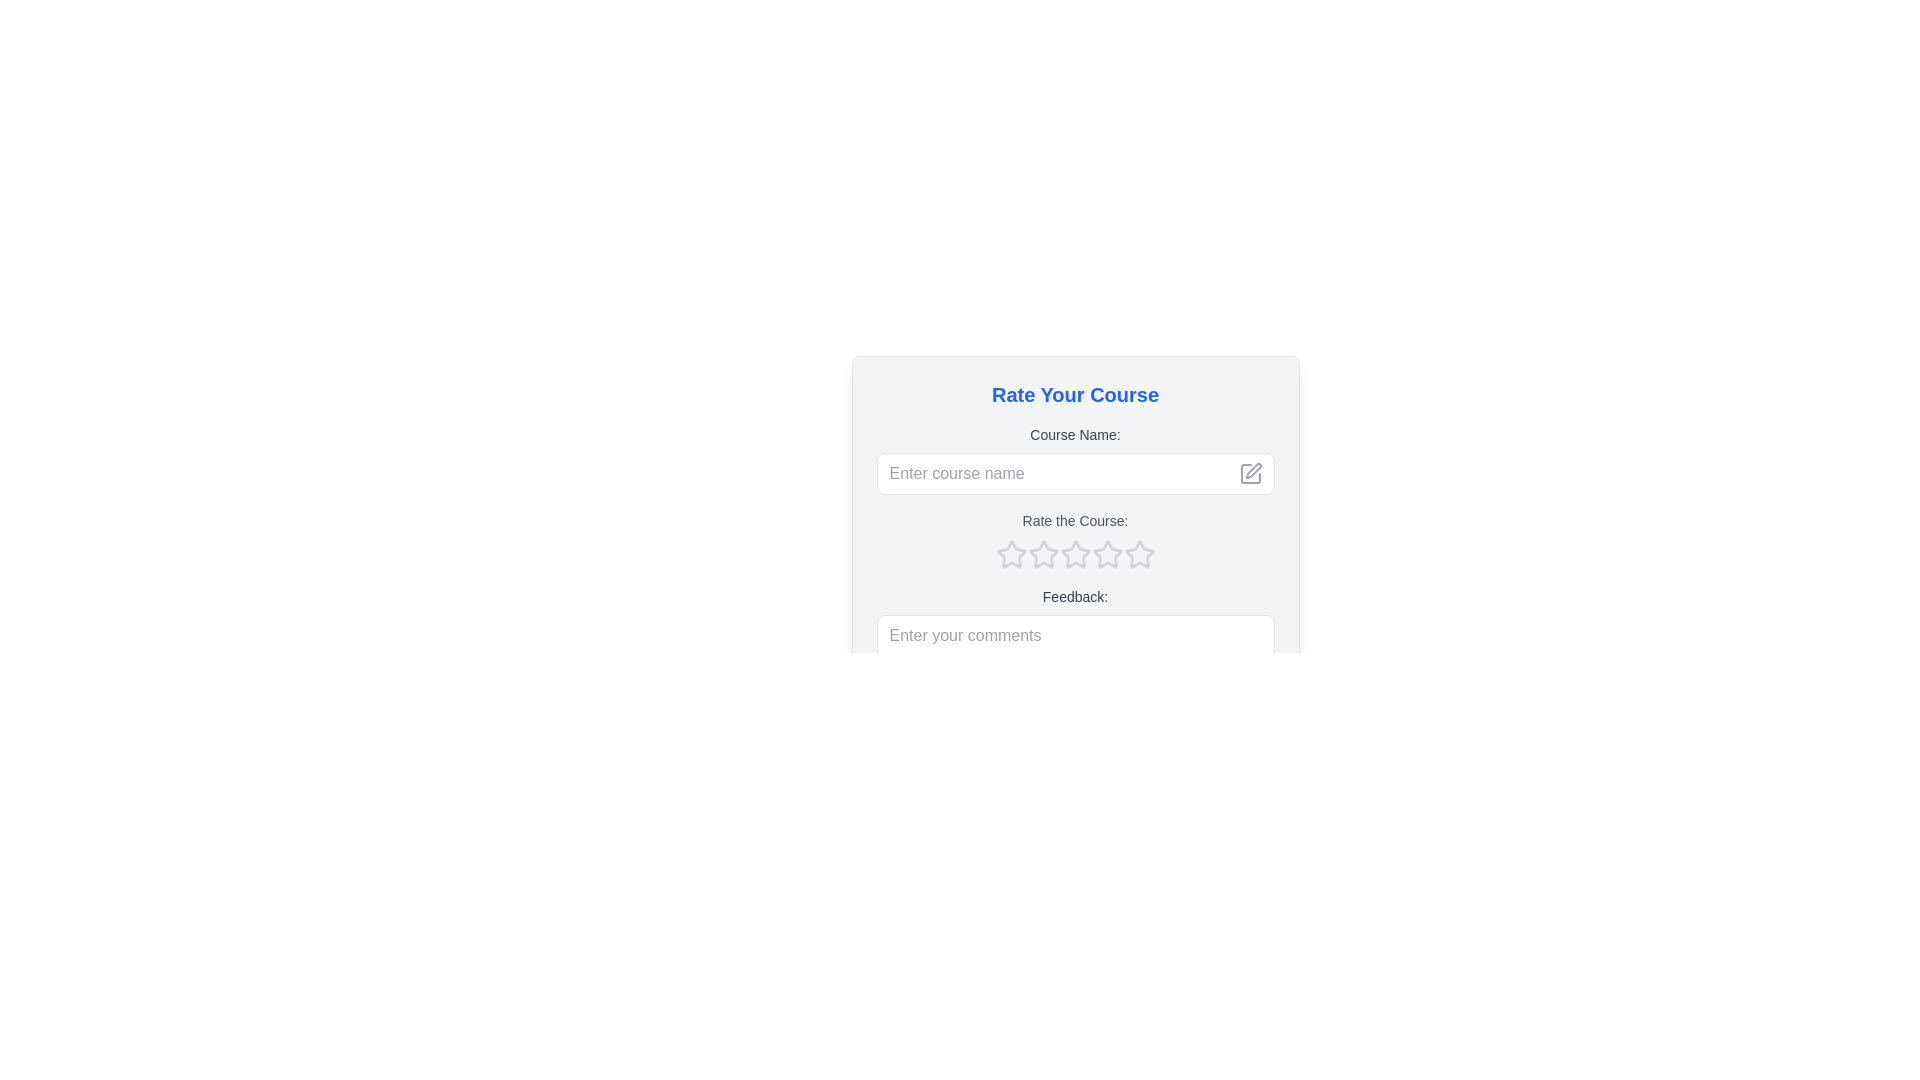  Describe the element at coordinates (1106, 554) in the screenshot. I see `the third star icon in the row of five rating stars` at that location.